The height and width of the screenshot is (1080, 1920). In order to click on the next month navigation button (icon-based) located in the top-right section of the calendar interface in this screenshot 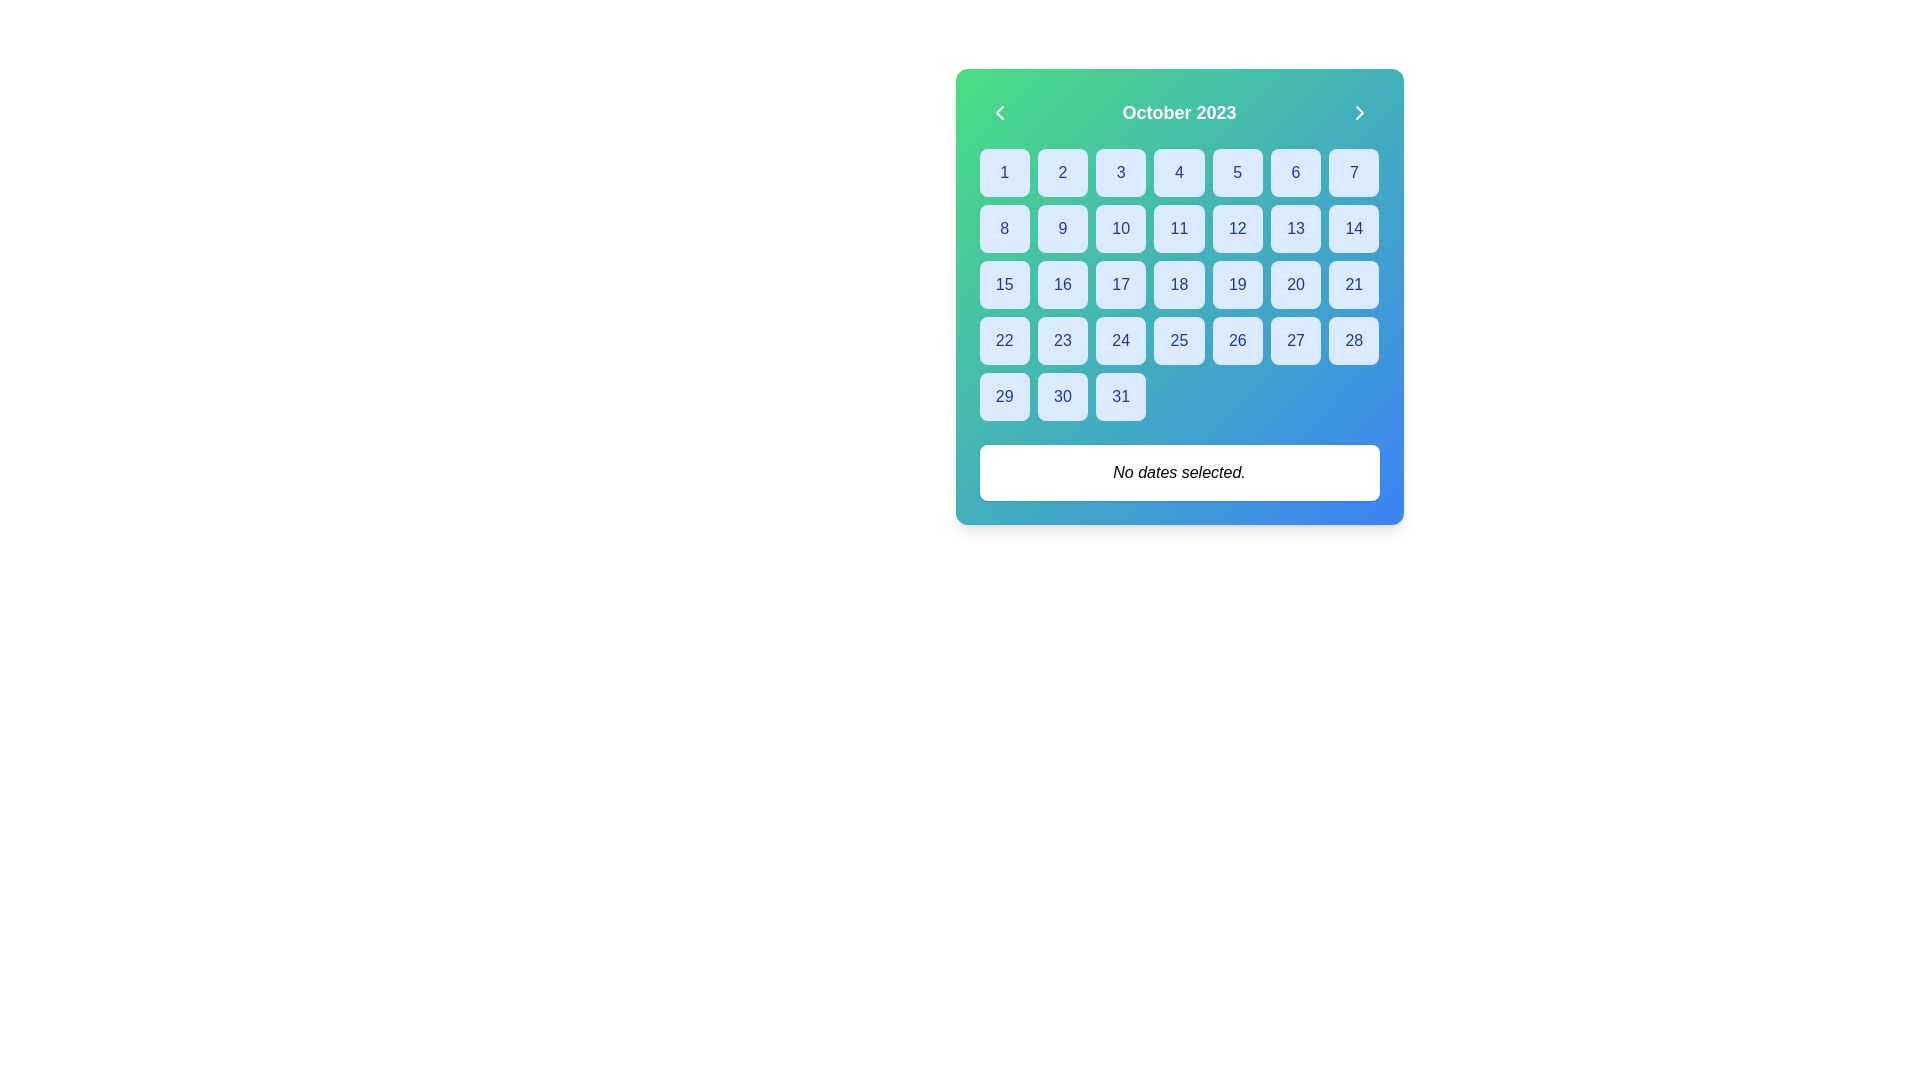, I will do `click(1359, 112)`.